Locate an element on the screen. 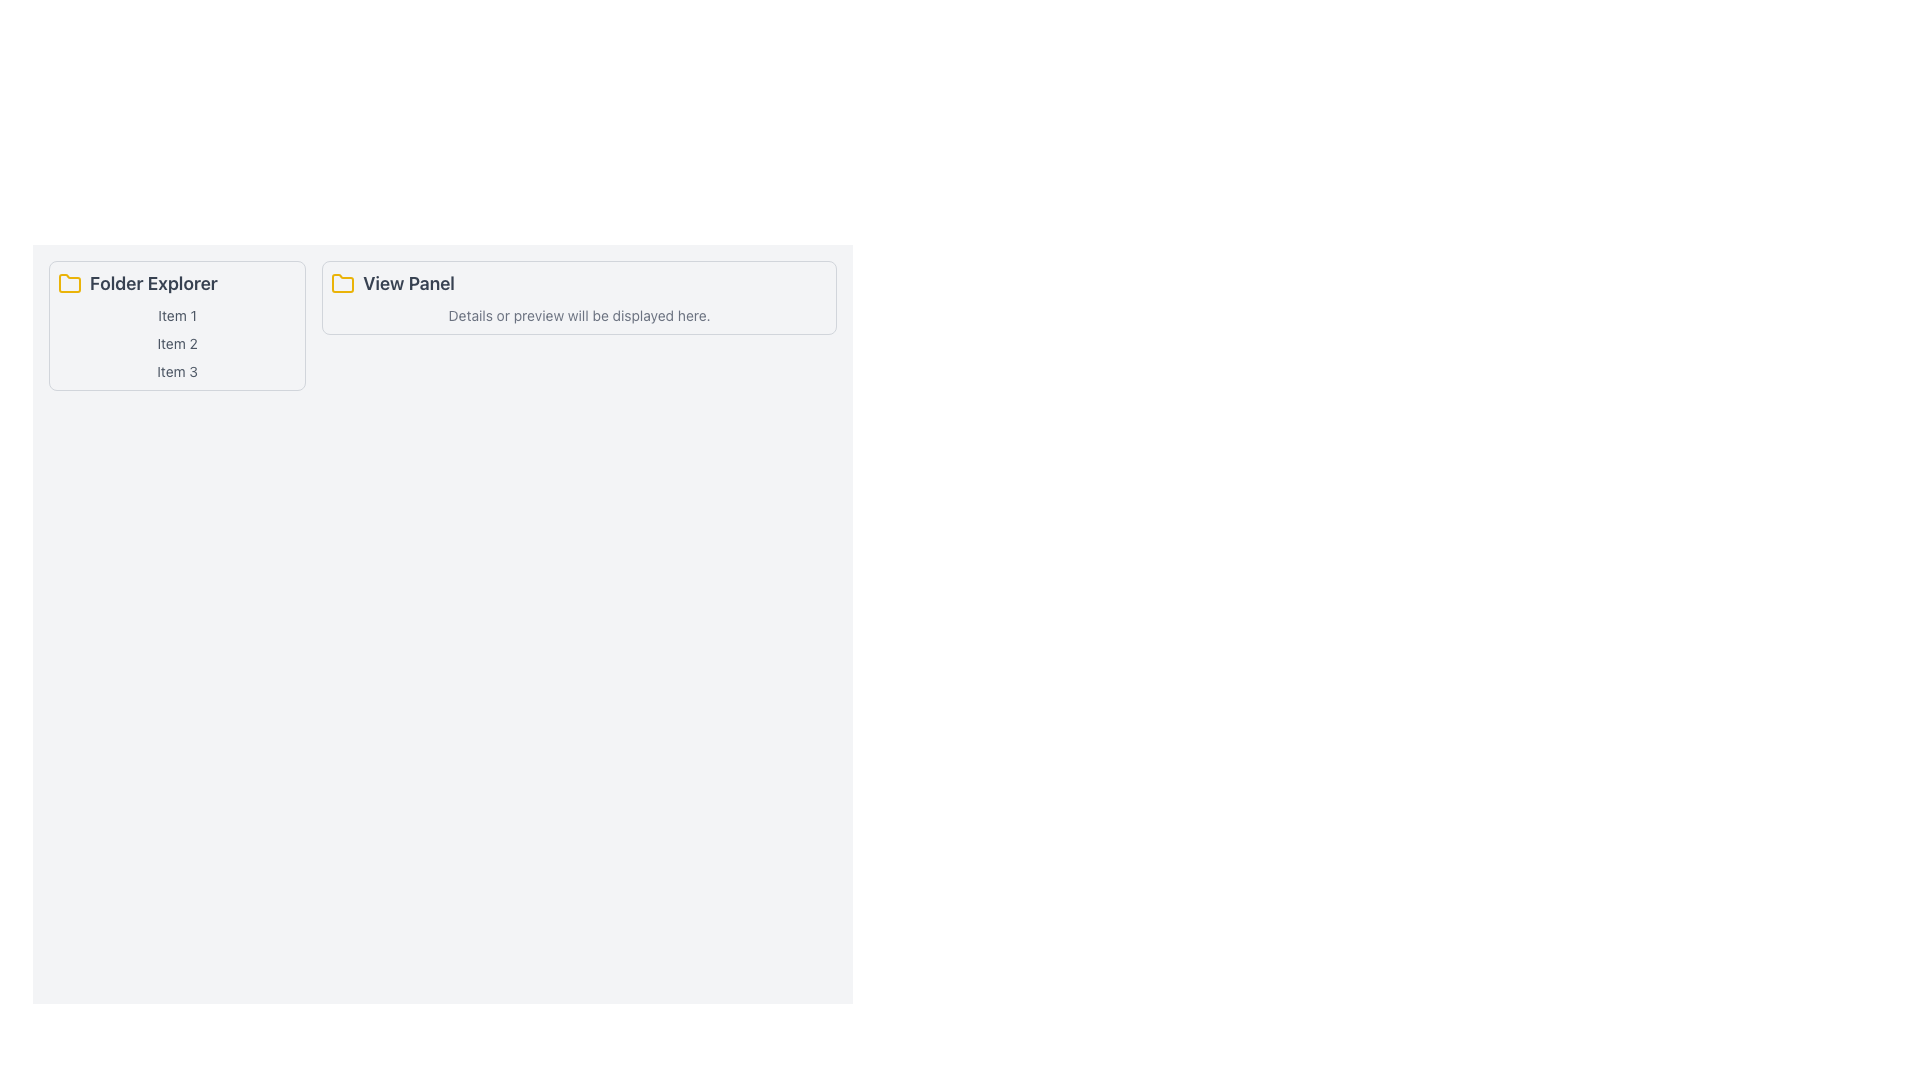  the folder icon located to the left of the 'View Panel' text label in the content panel is located at coordinates (343, 284).